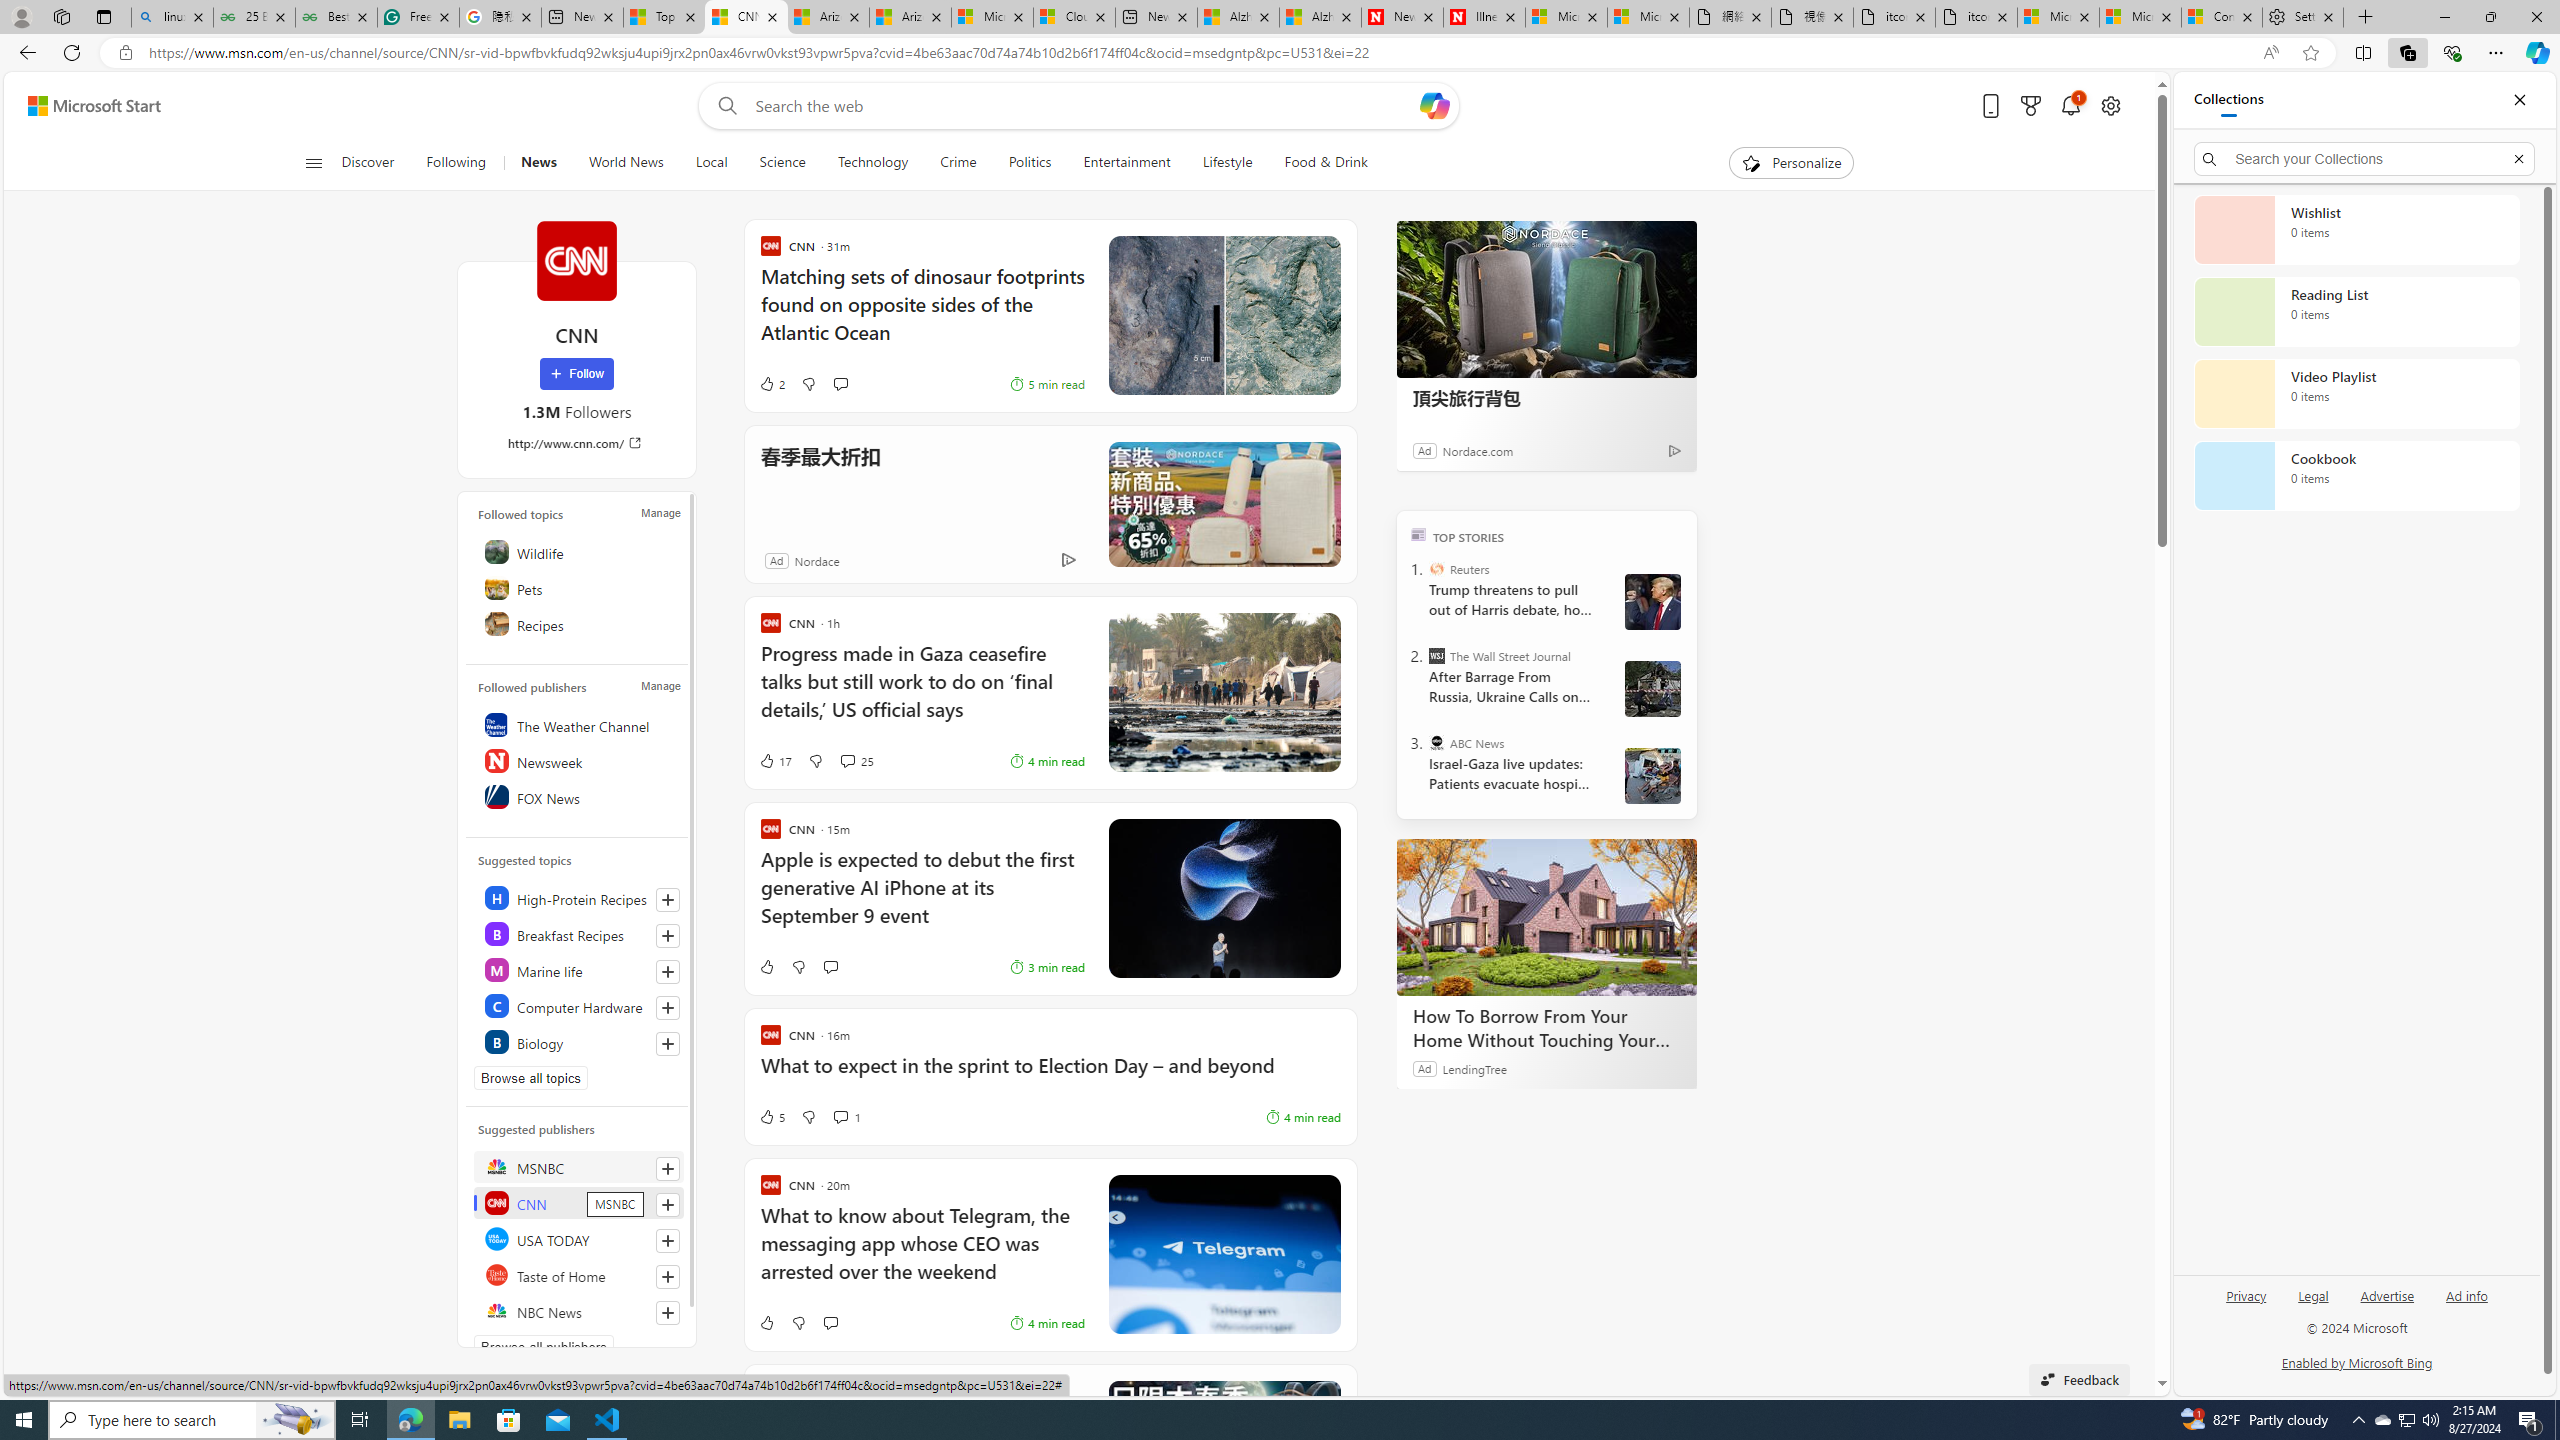 The image size is (2560, 1440). I want to click on 'Consumer Health Data Privacy Policy', so click(2221, 16).